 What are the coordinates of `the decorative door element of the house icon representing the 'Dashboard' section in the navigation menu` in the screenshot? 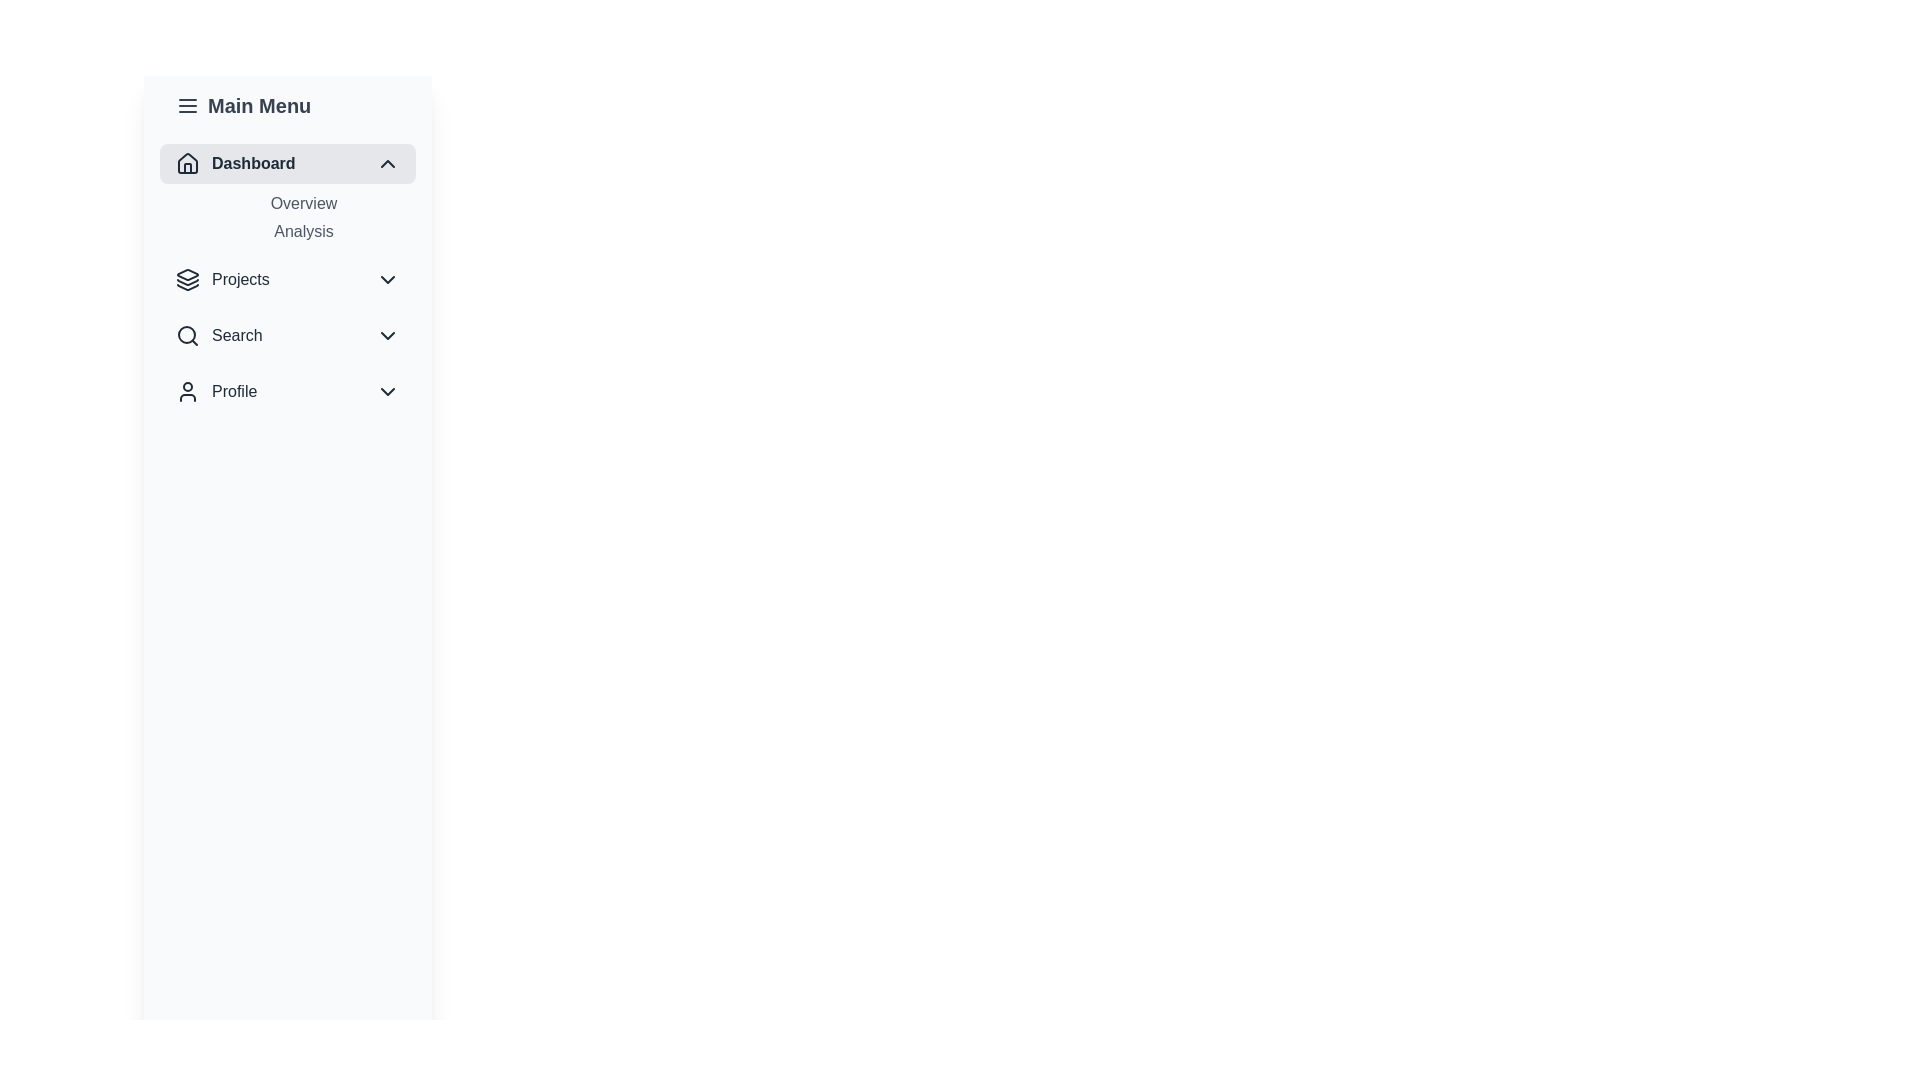 It's located at (187, 167).